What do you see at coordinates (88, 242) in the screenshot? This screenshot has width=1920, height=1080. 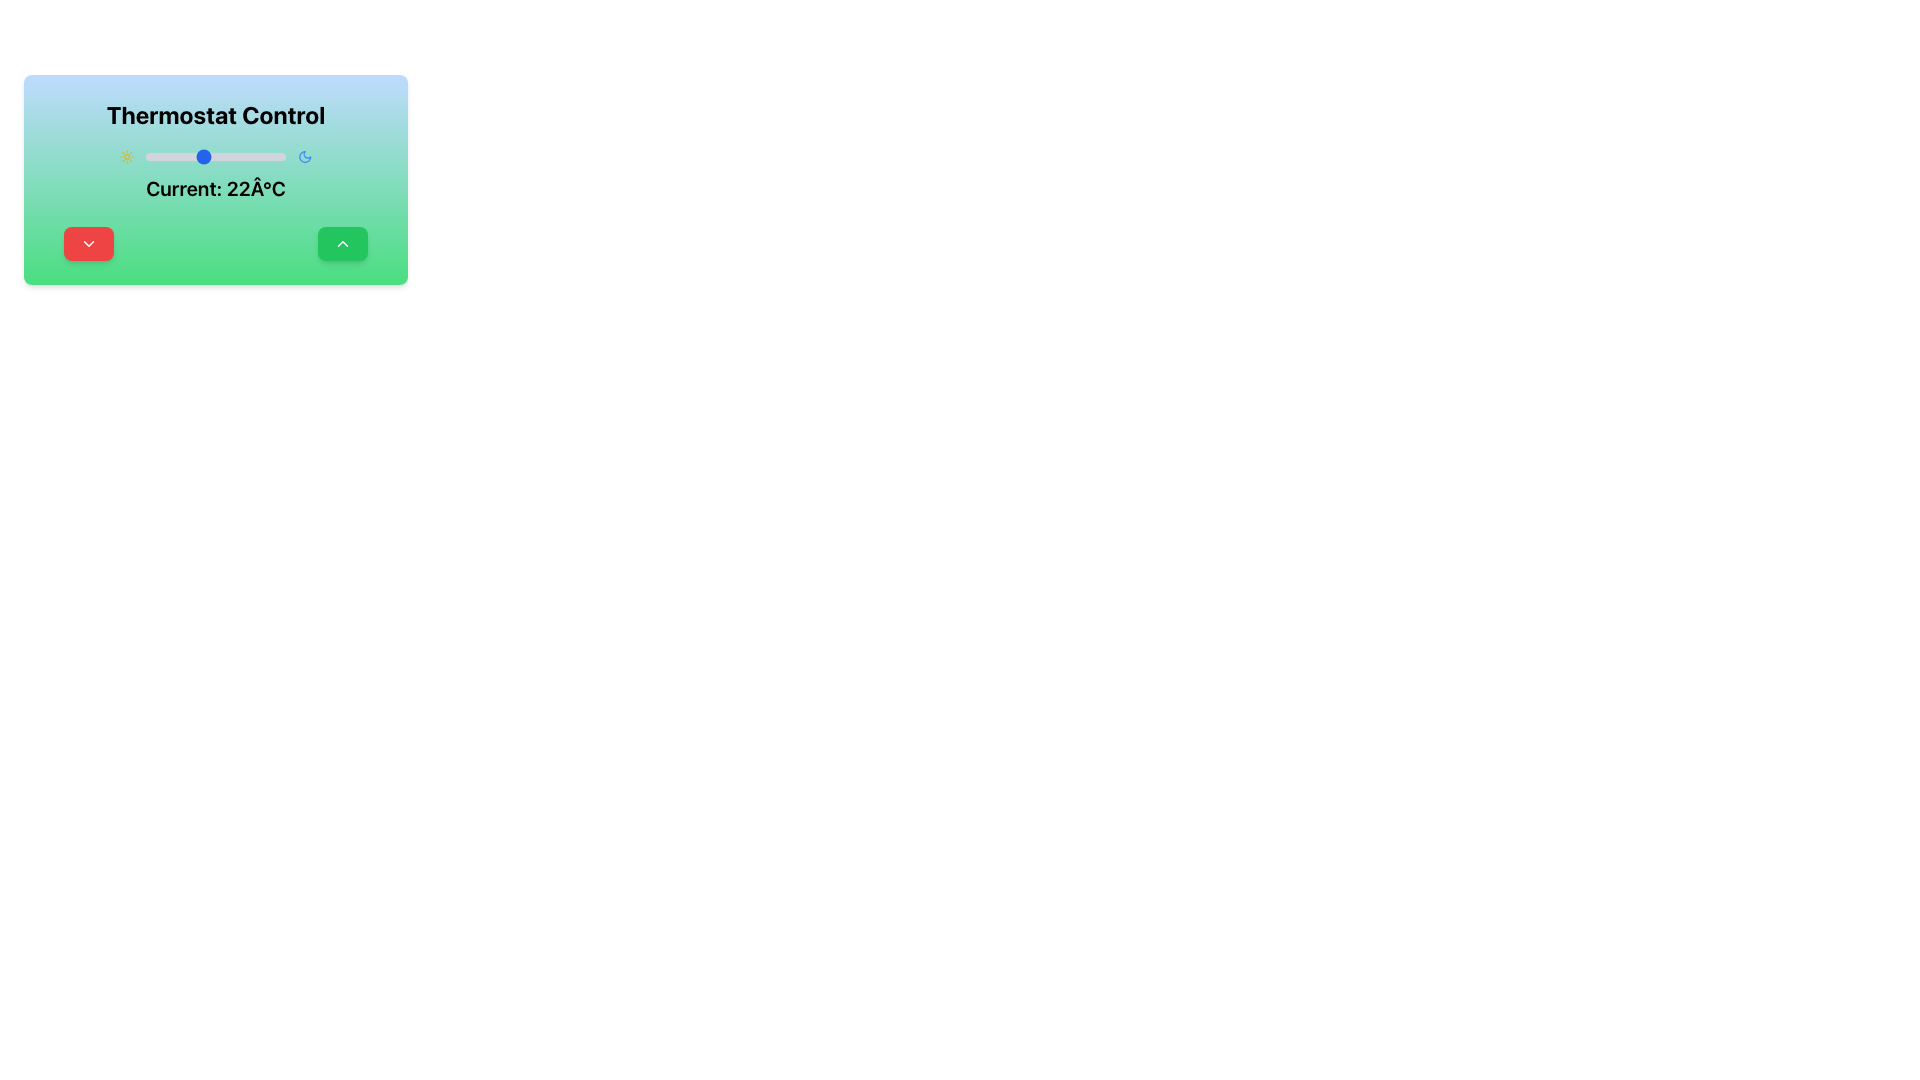 I see `the red rectangular button with rounded corners that has a downward chevron icon, located on the left side of the Thermostat Control section to observe its hover state changes` at bounding box center [88, 242].